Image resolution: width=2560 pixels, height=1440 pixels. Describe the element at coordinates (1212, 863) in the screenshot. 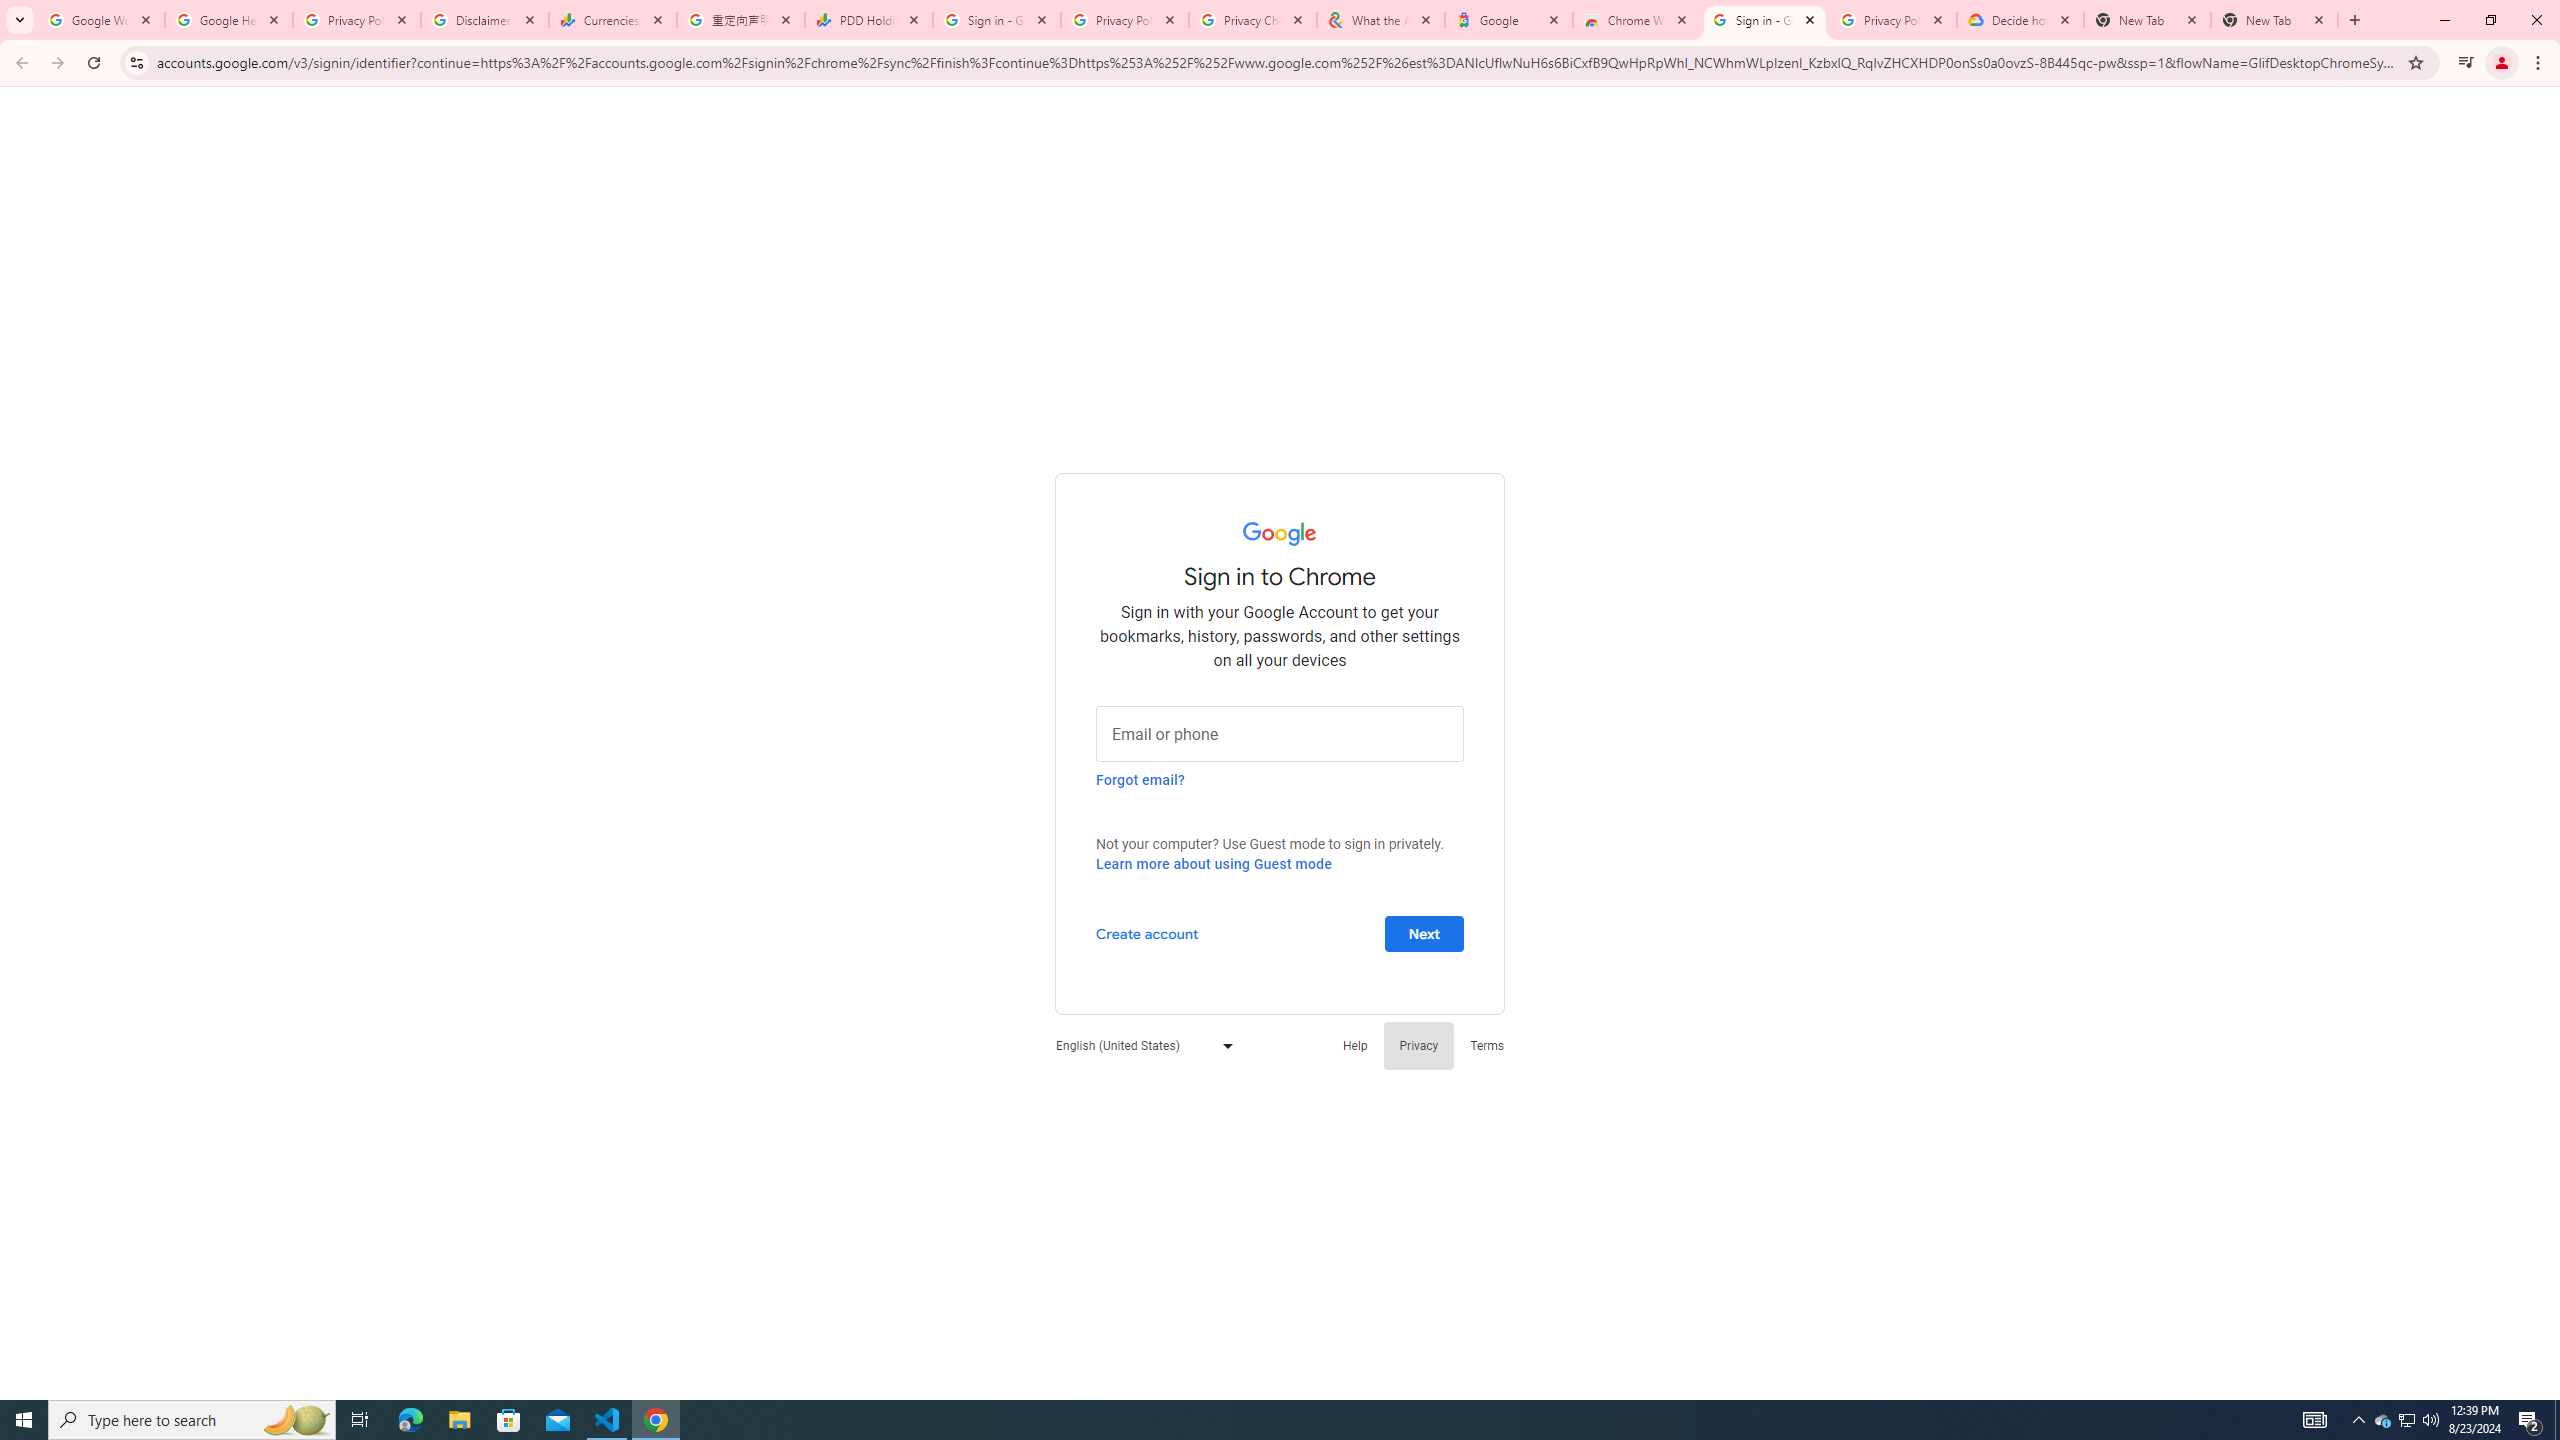

I see `'Learn more about using Guest mode'` at that location.